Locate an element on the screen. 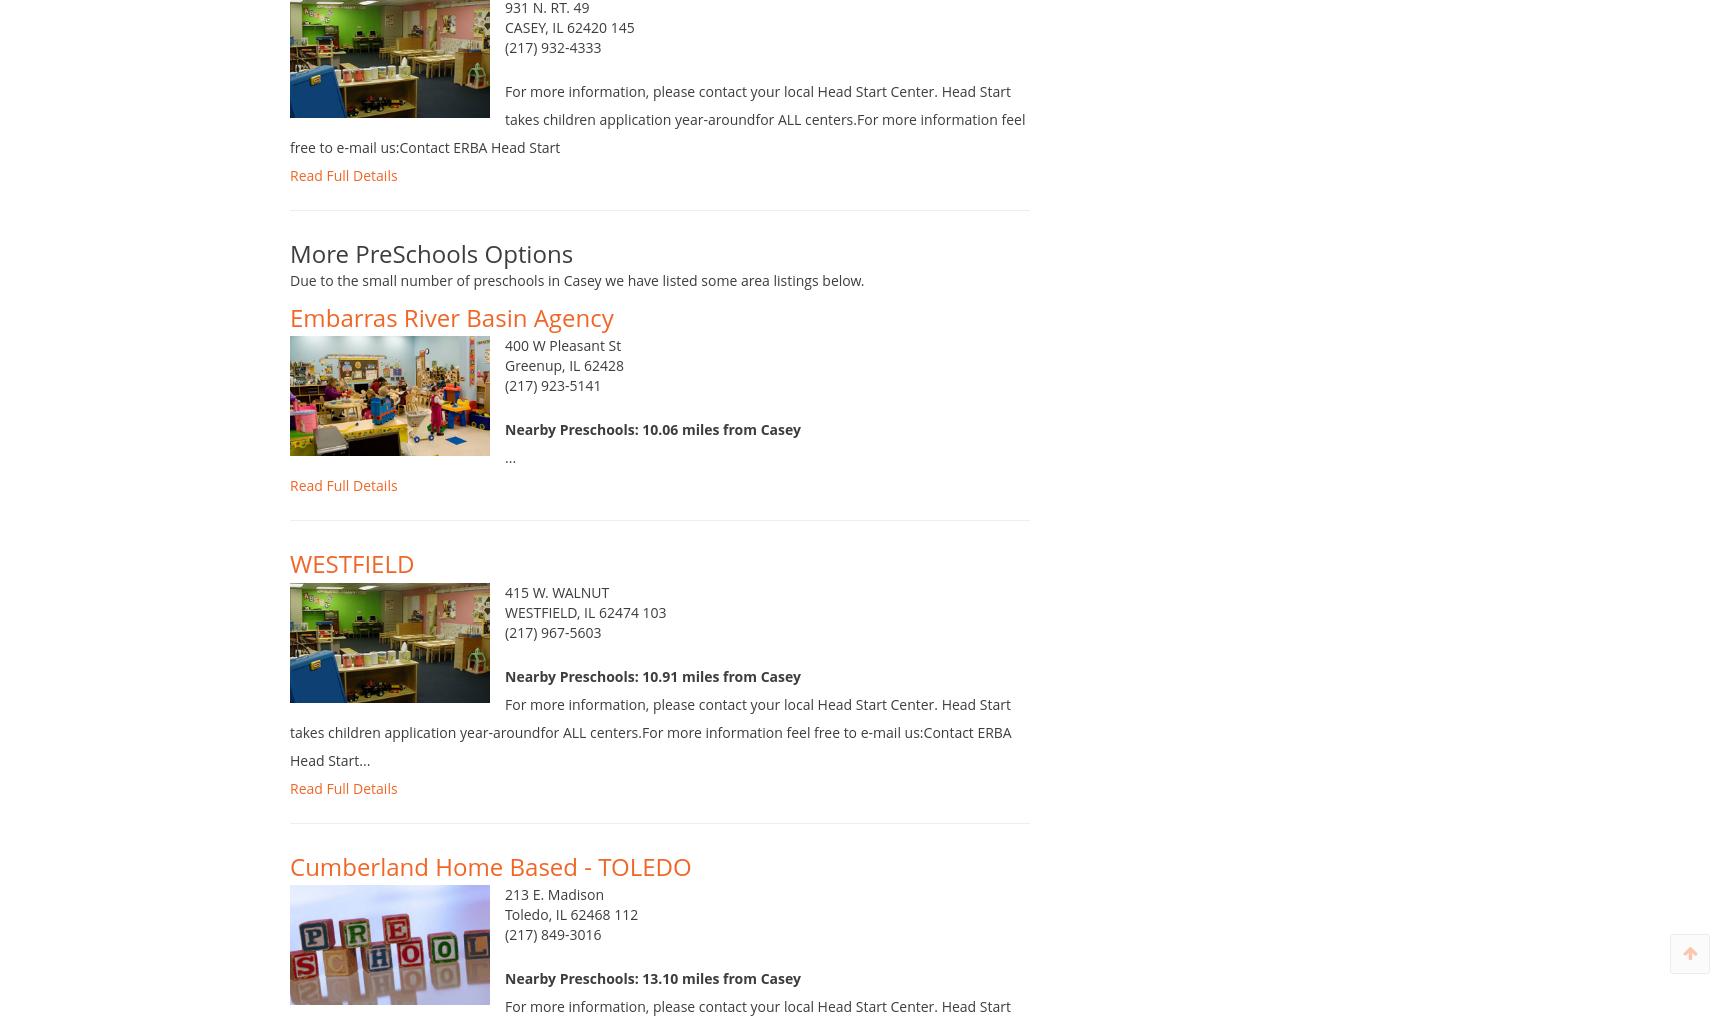 This screenshot has height=1016, width=1720. '(217) 923-5141' is located at coordinates (552, 406).